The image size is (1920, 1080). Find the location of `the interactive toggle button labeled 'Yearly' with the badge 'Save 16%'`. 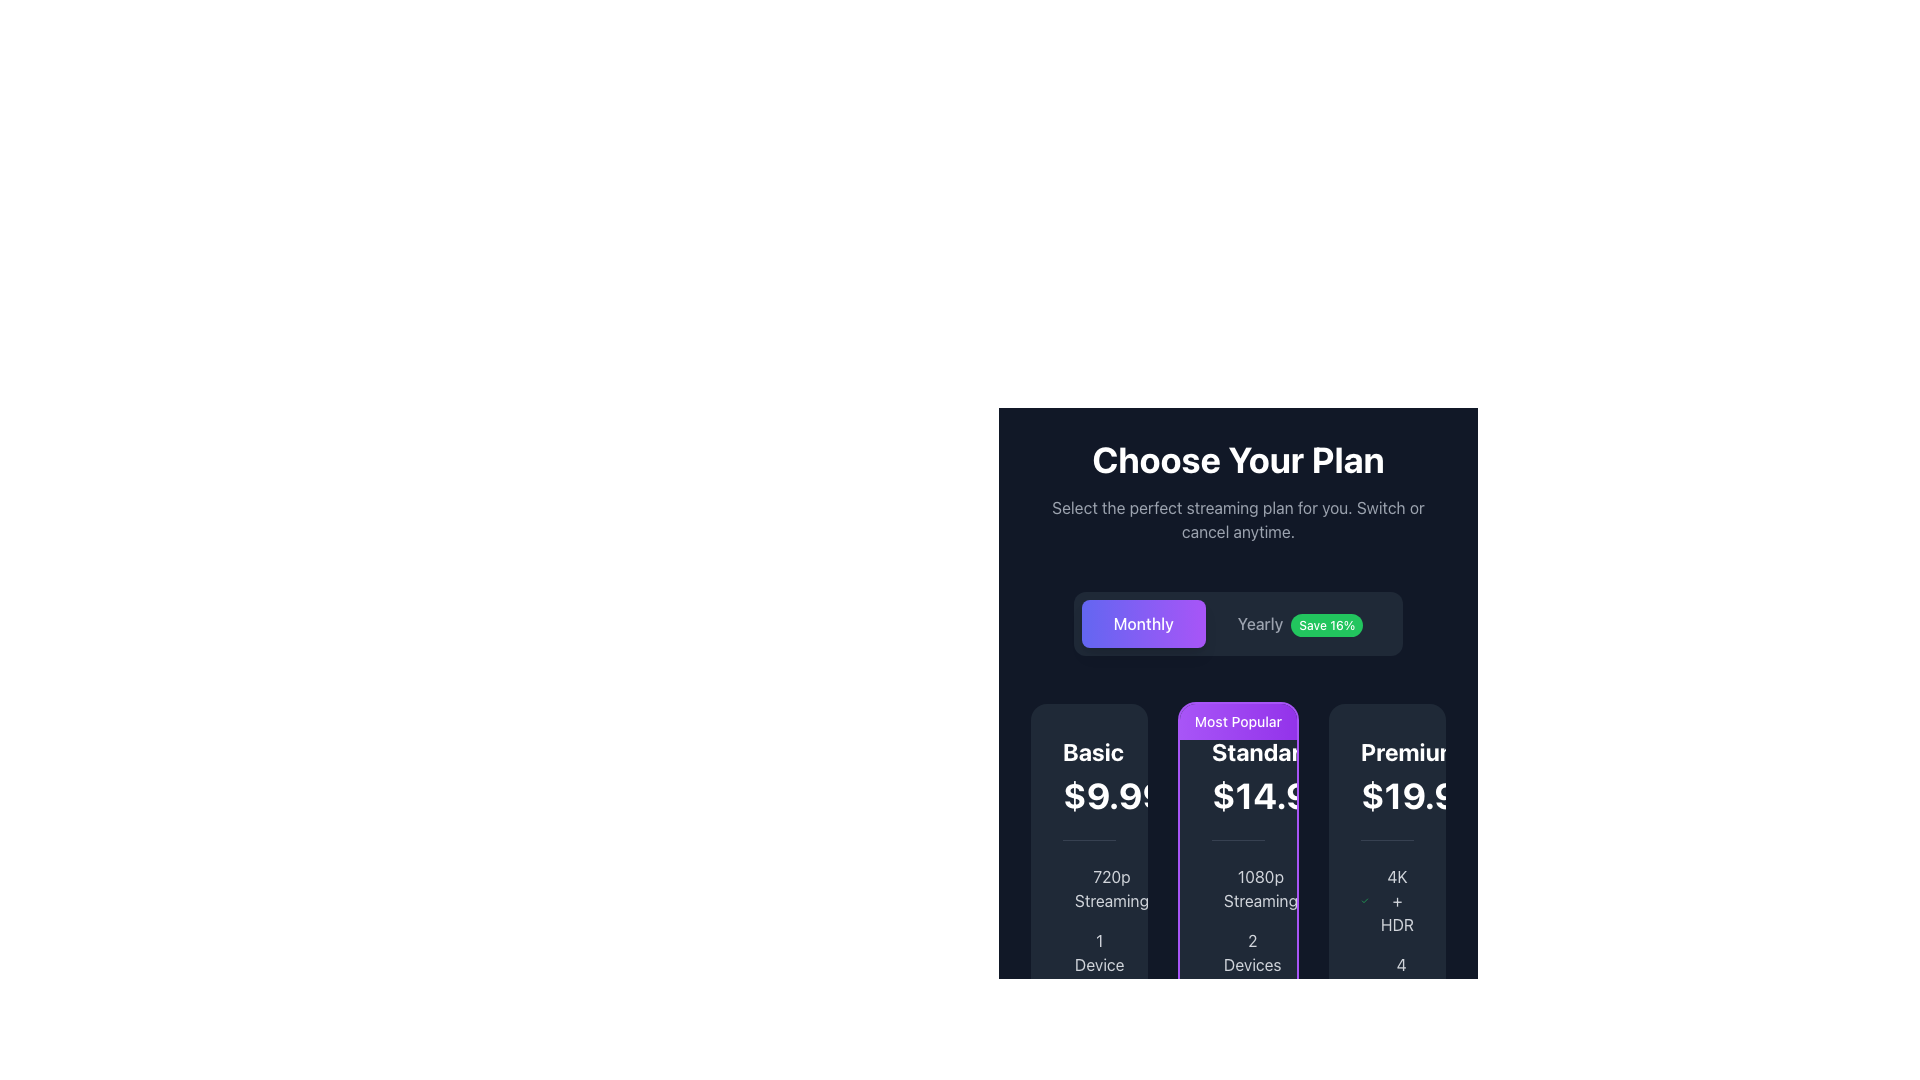

the interactive toggle button labeled 'Yearly' with the badge 'Save 16%' is located at coordinates (1300, 623).